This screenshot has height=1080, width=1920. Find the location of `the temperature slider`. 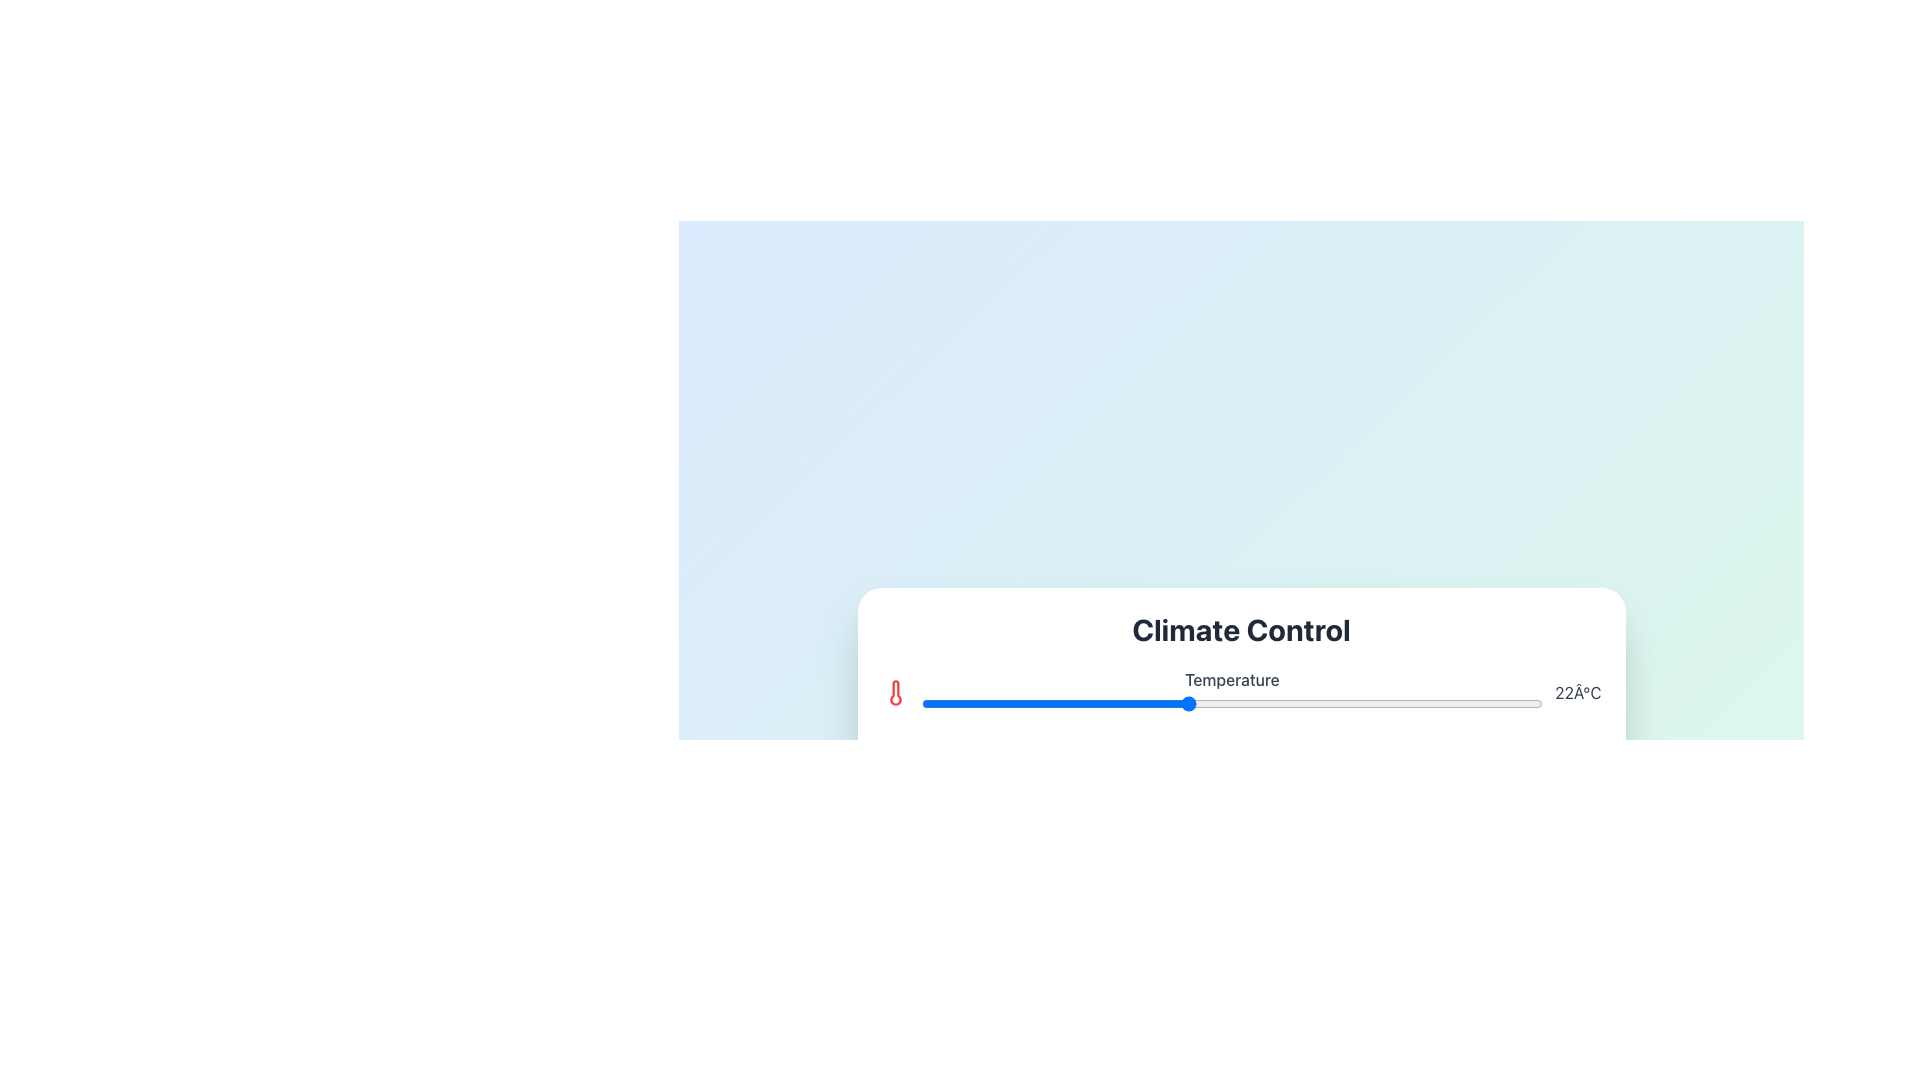

the temperature slider is located at coordinates (920, 703).